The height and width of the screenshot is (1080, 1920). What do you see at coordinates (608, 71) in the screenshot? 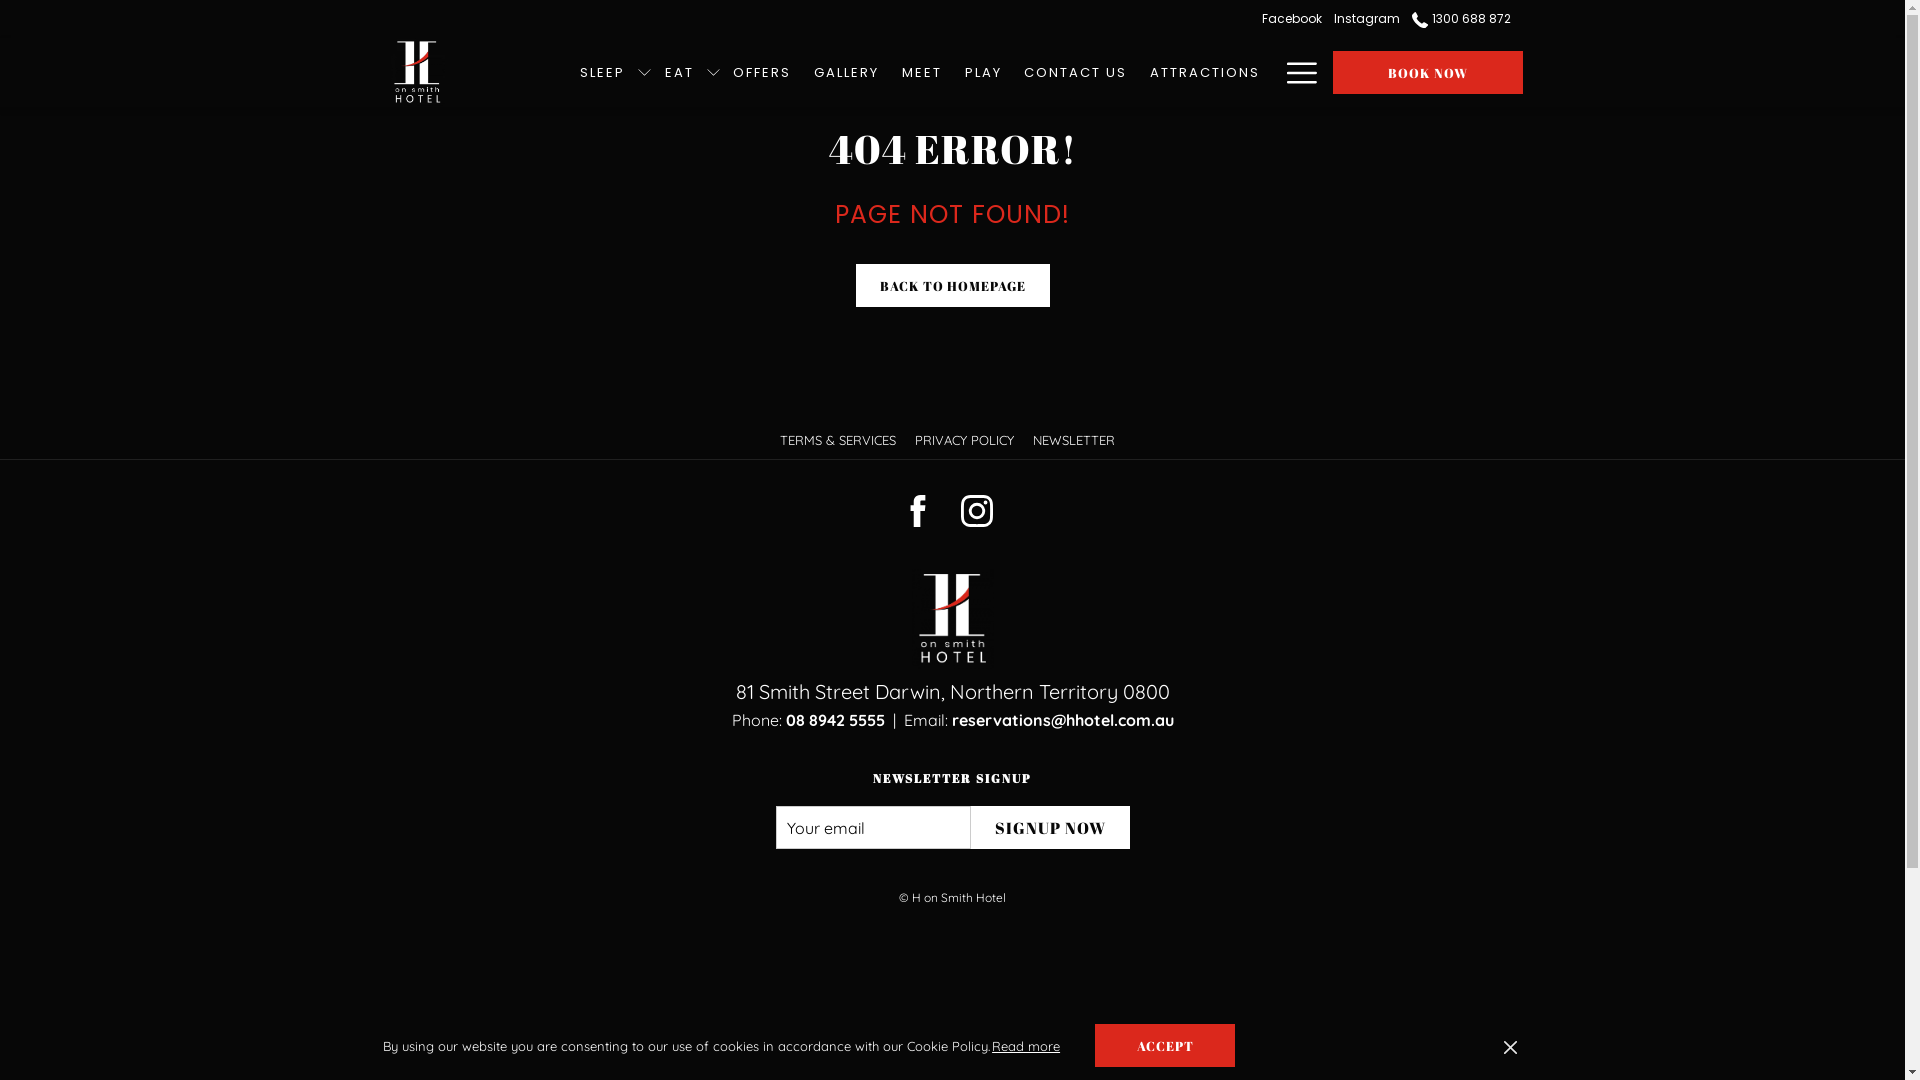
I see `'SLEEP'` at bounding box center [608, 71].